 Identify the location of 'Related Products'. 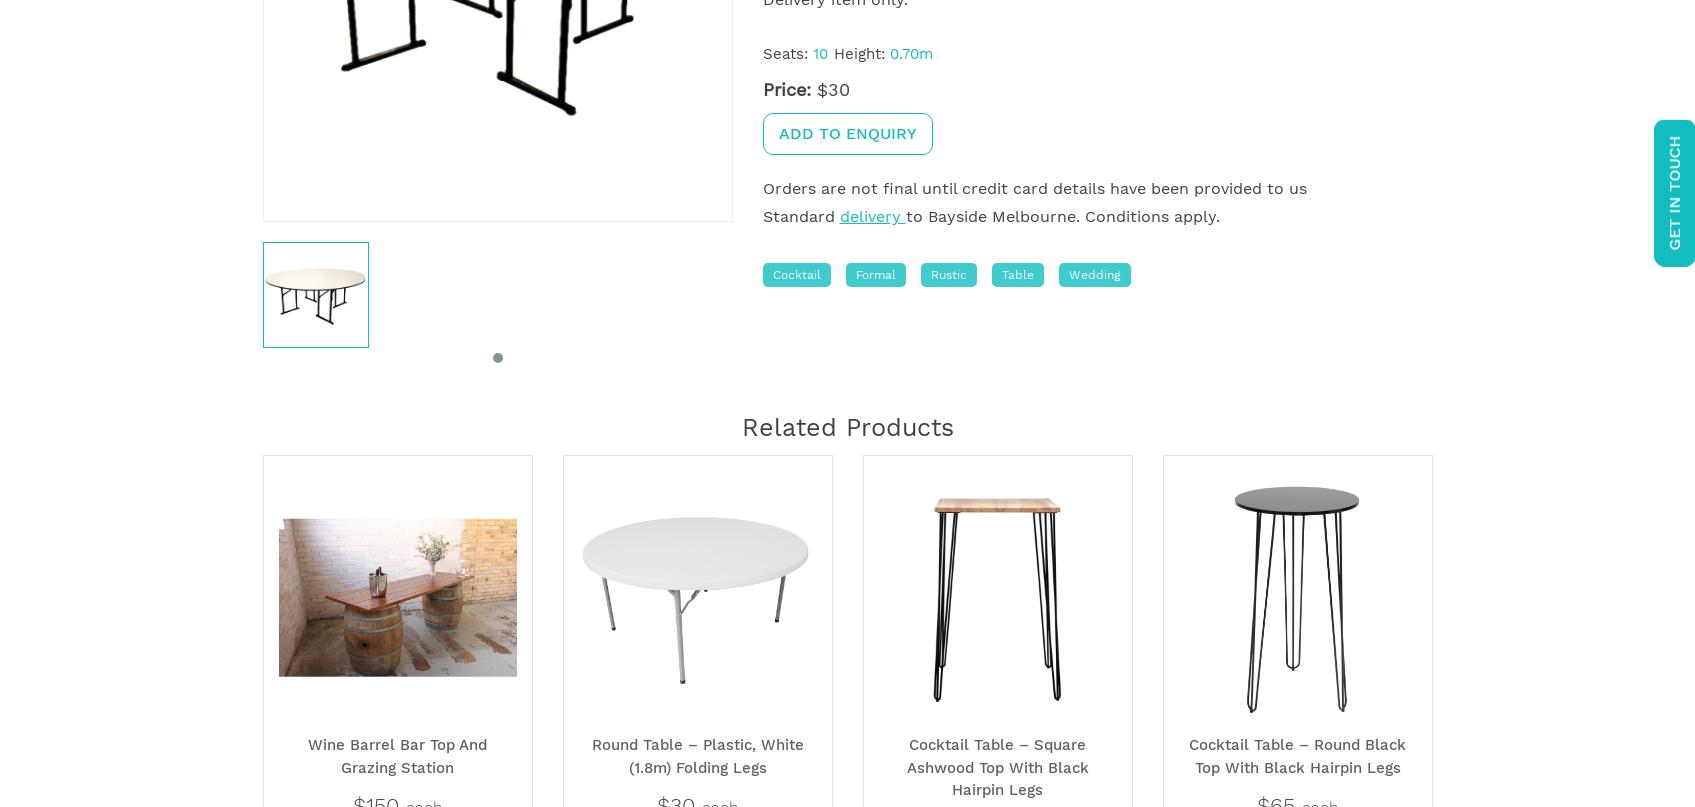
(846, 426).